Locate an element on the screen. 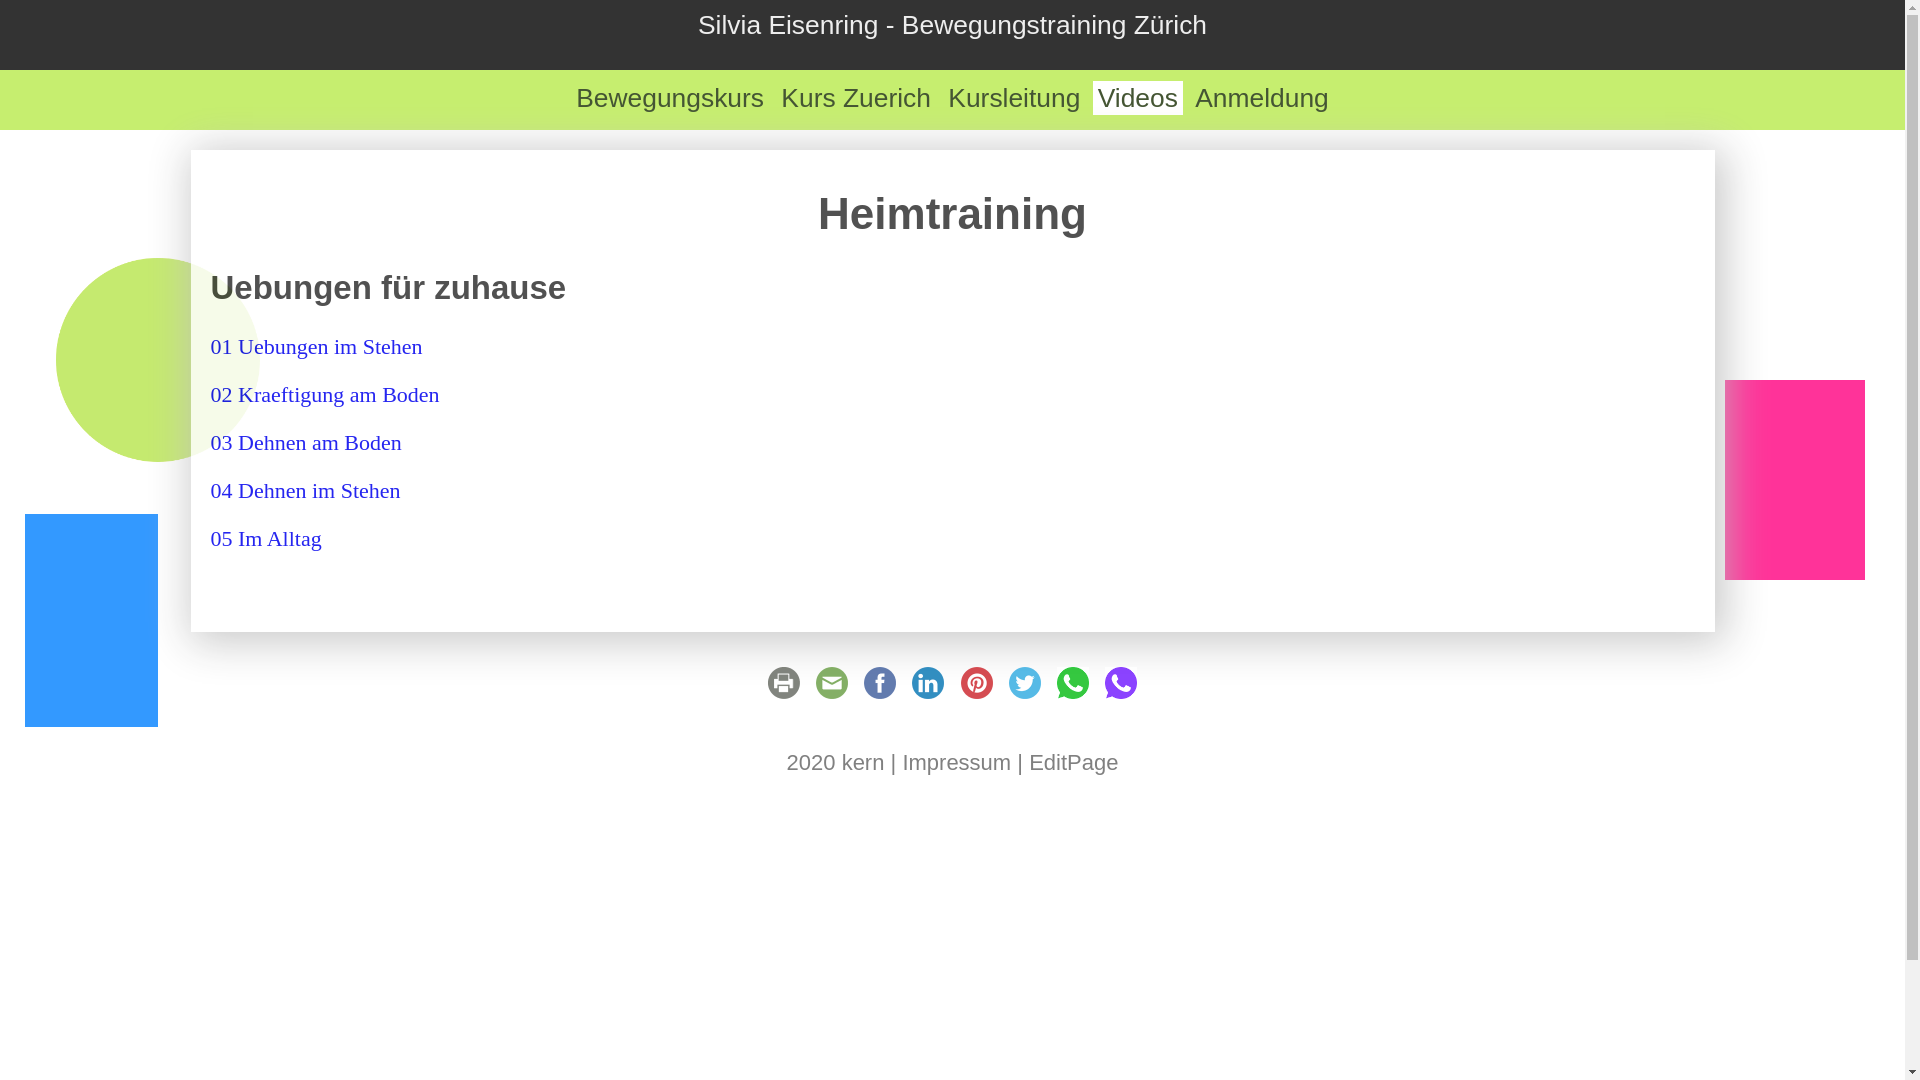 The width and height of the screenshot is (1920, 1080). 'Pinterest' is located at coordinates (977, 690).